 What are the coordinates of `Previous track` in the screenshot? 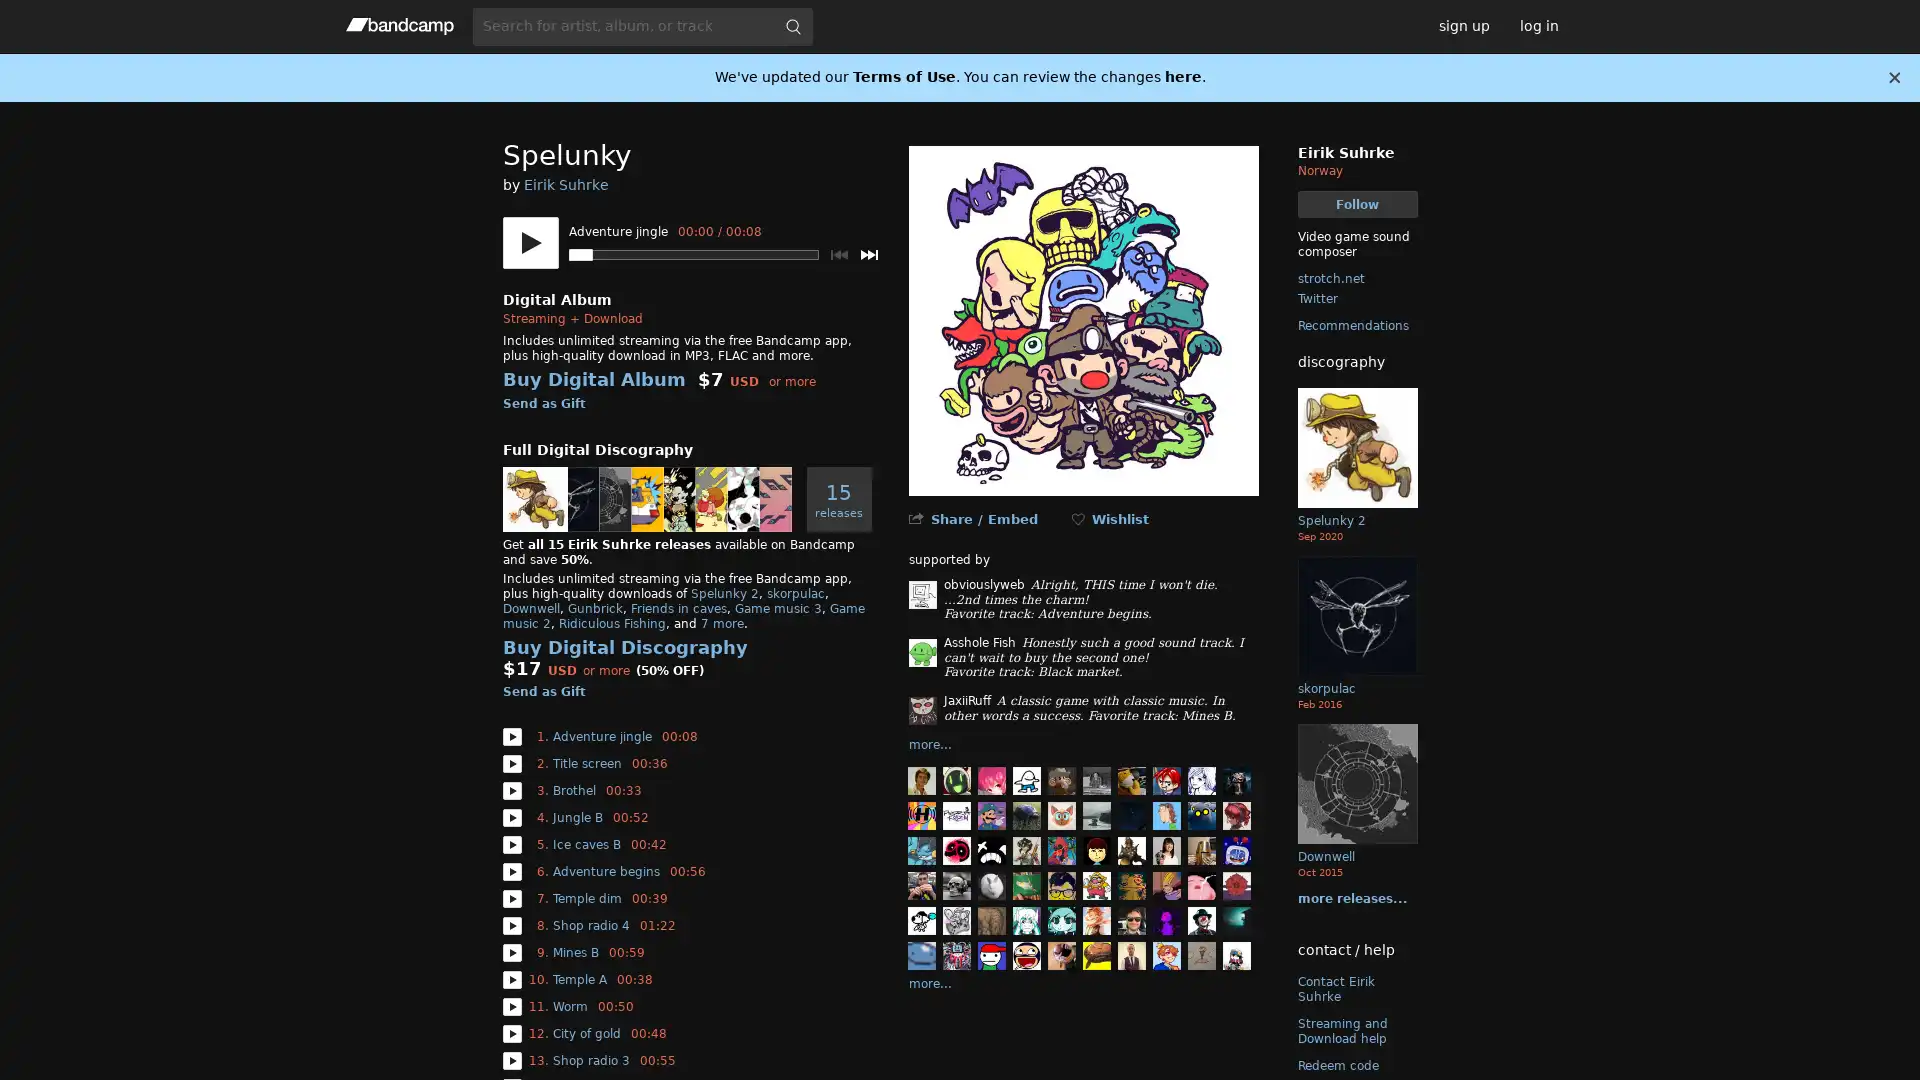 It's located at (838, 253).